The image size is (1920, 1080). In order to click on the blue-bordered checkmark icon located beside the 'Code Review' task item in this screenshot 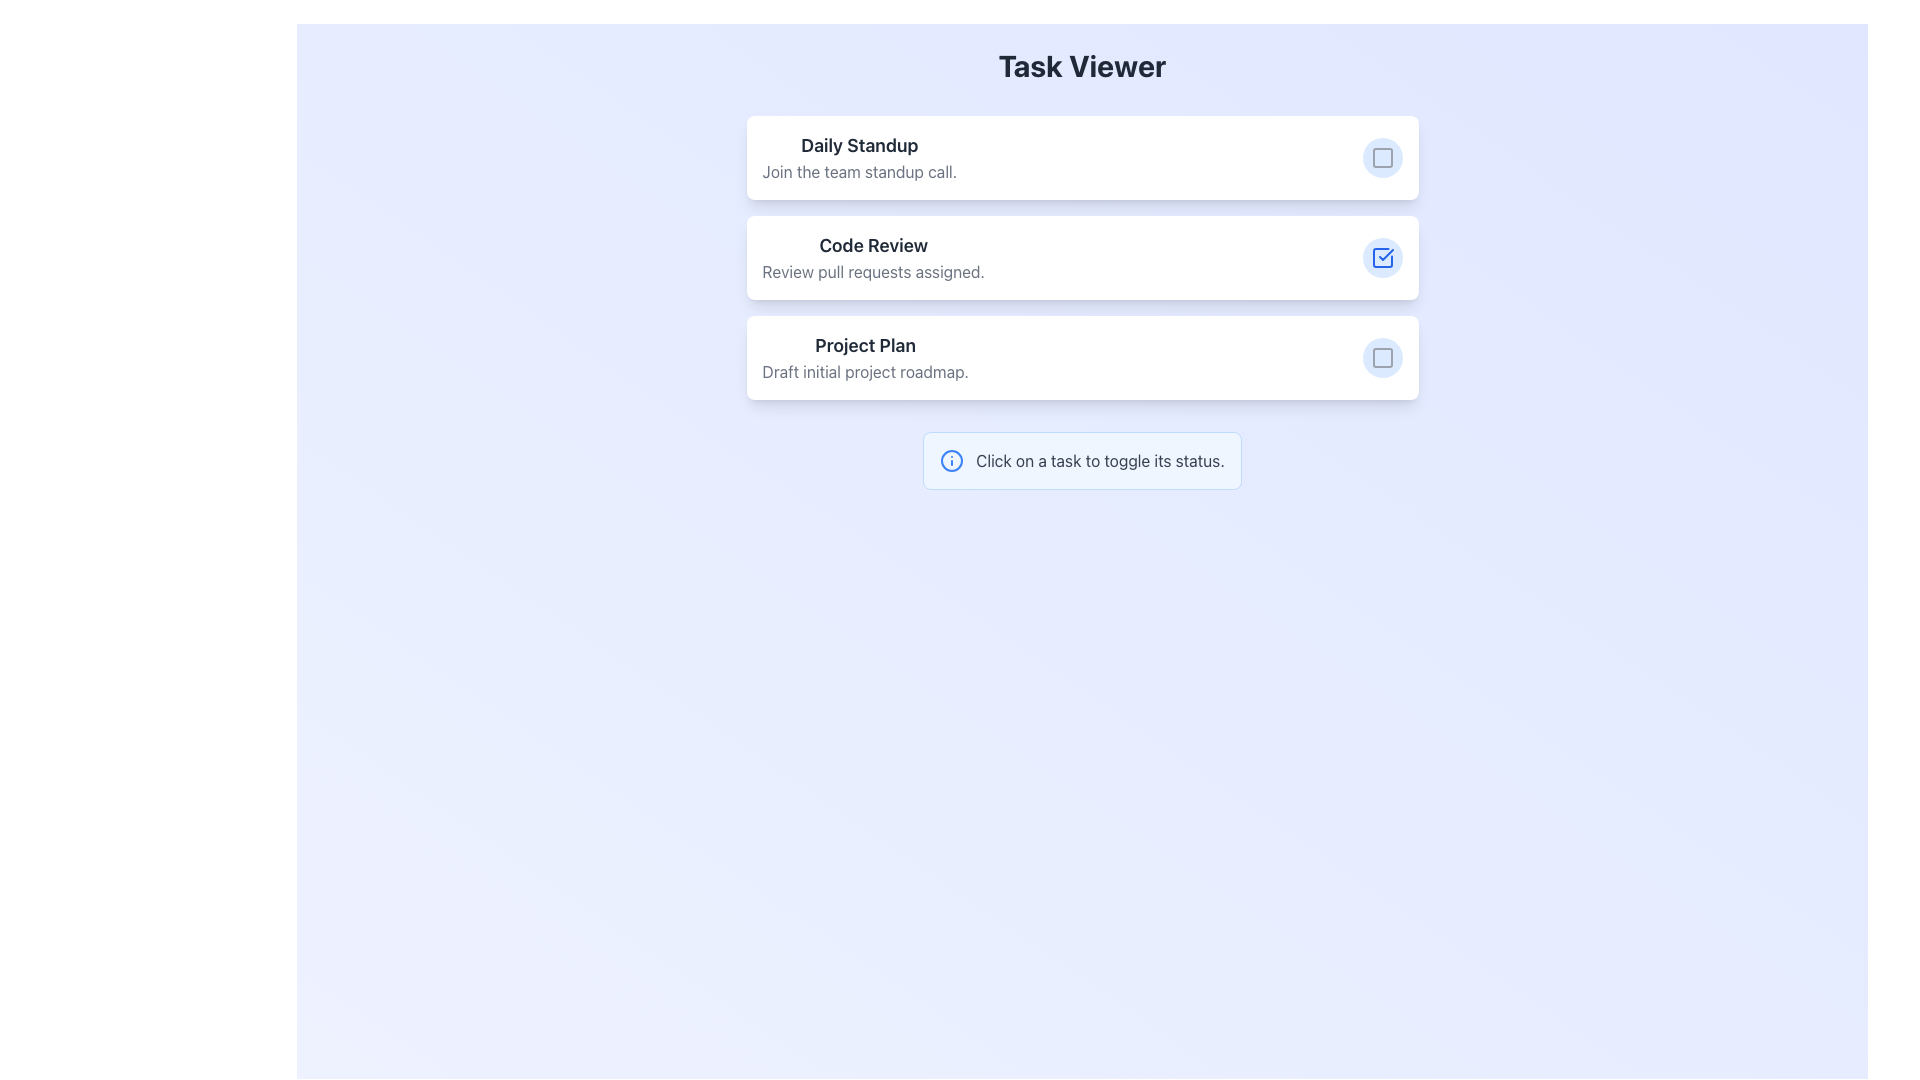, I will do `click(1381, 257)`.